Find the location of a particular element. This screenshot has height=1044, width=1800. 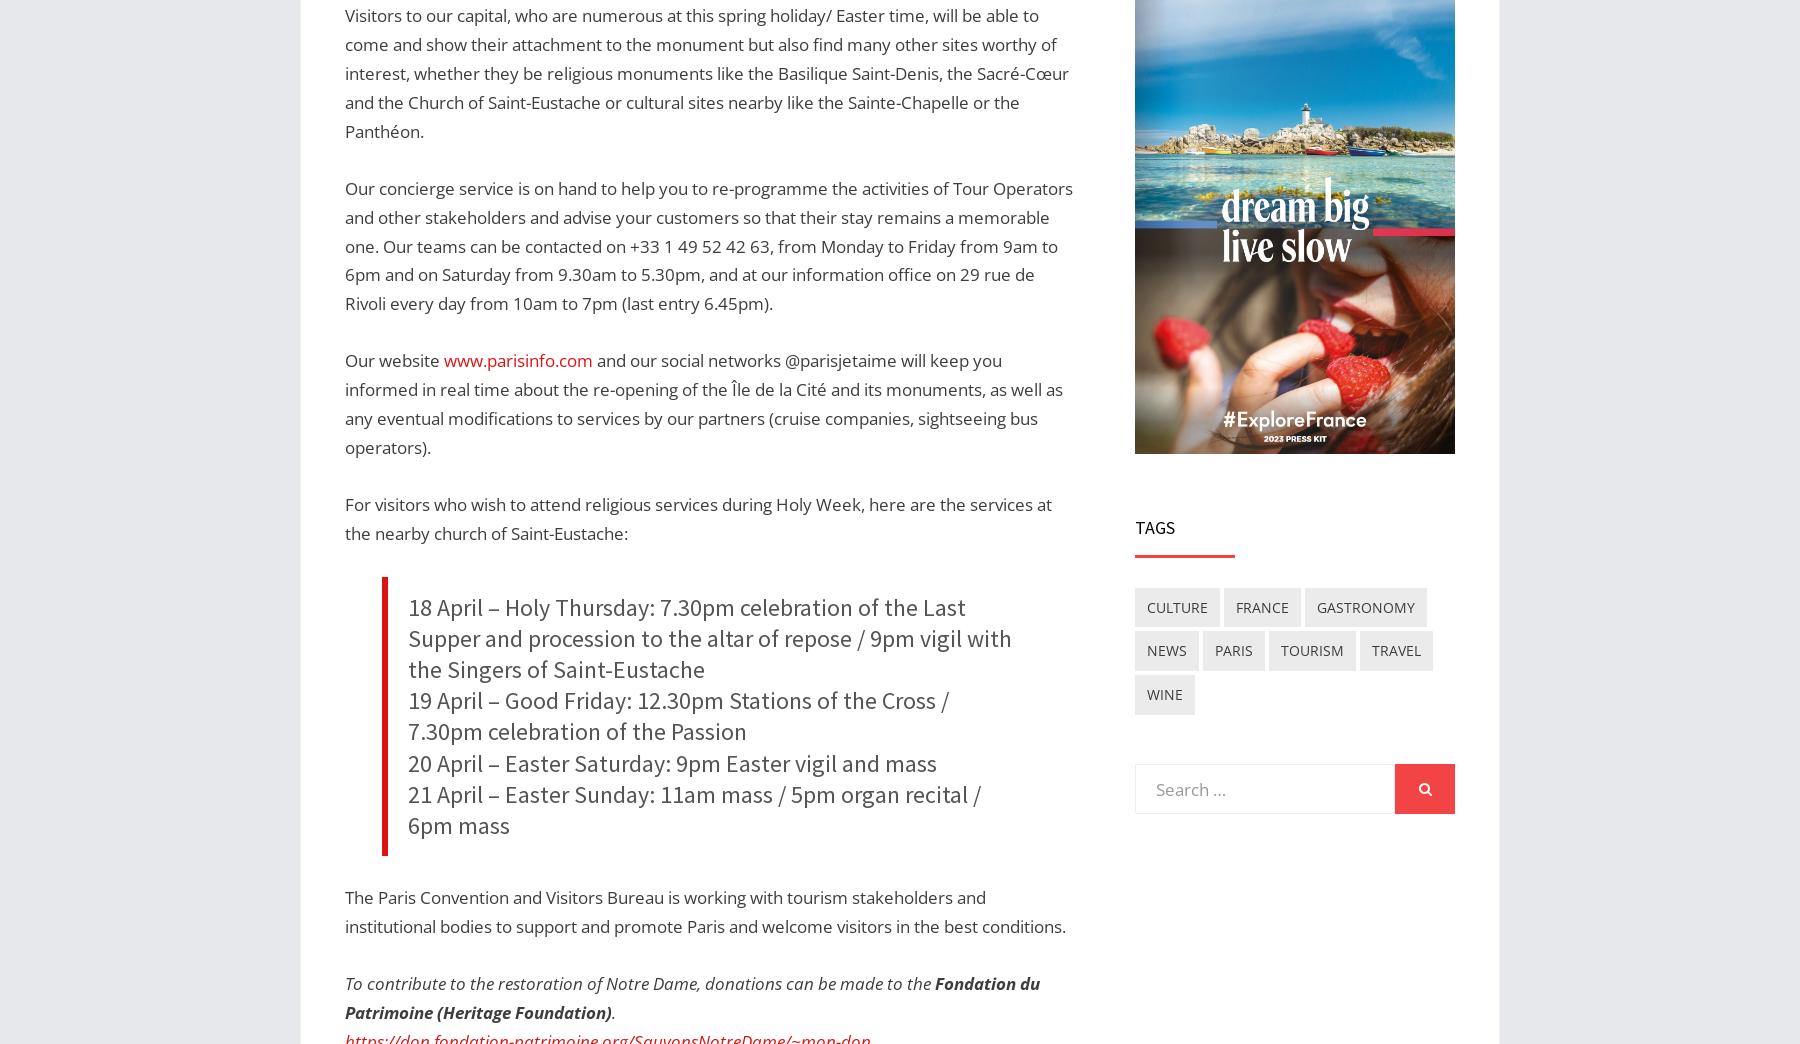

'News' is located at coordinates (1145, 650).